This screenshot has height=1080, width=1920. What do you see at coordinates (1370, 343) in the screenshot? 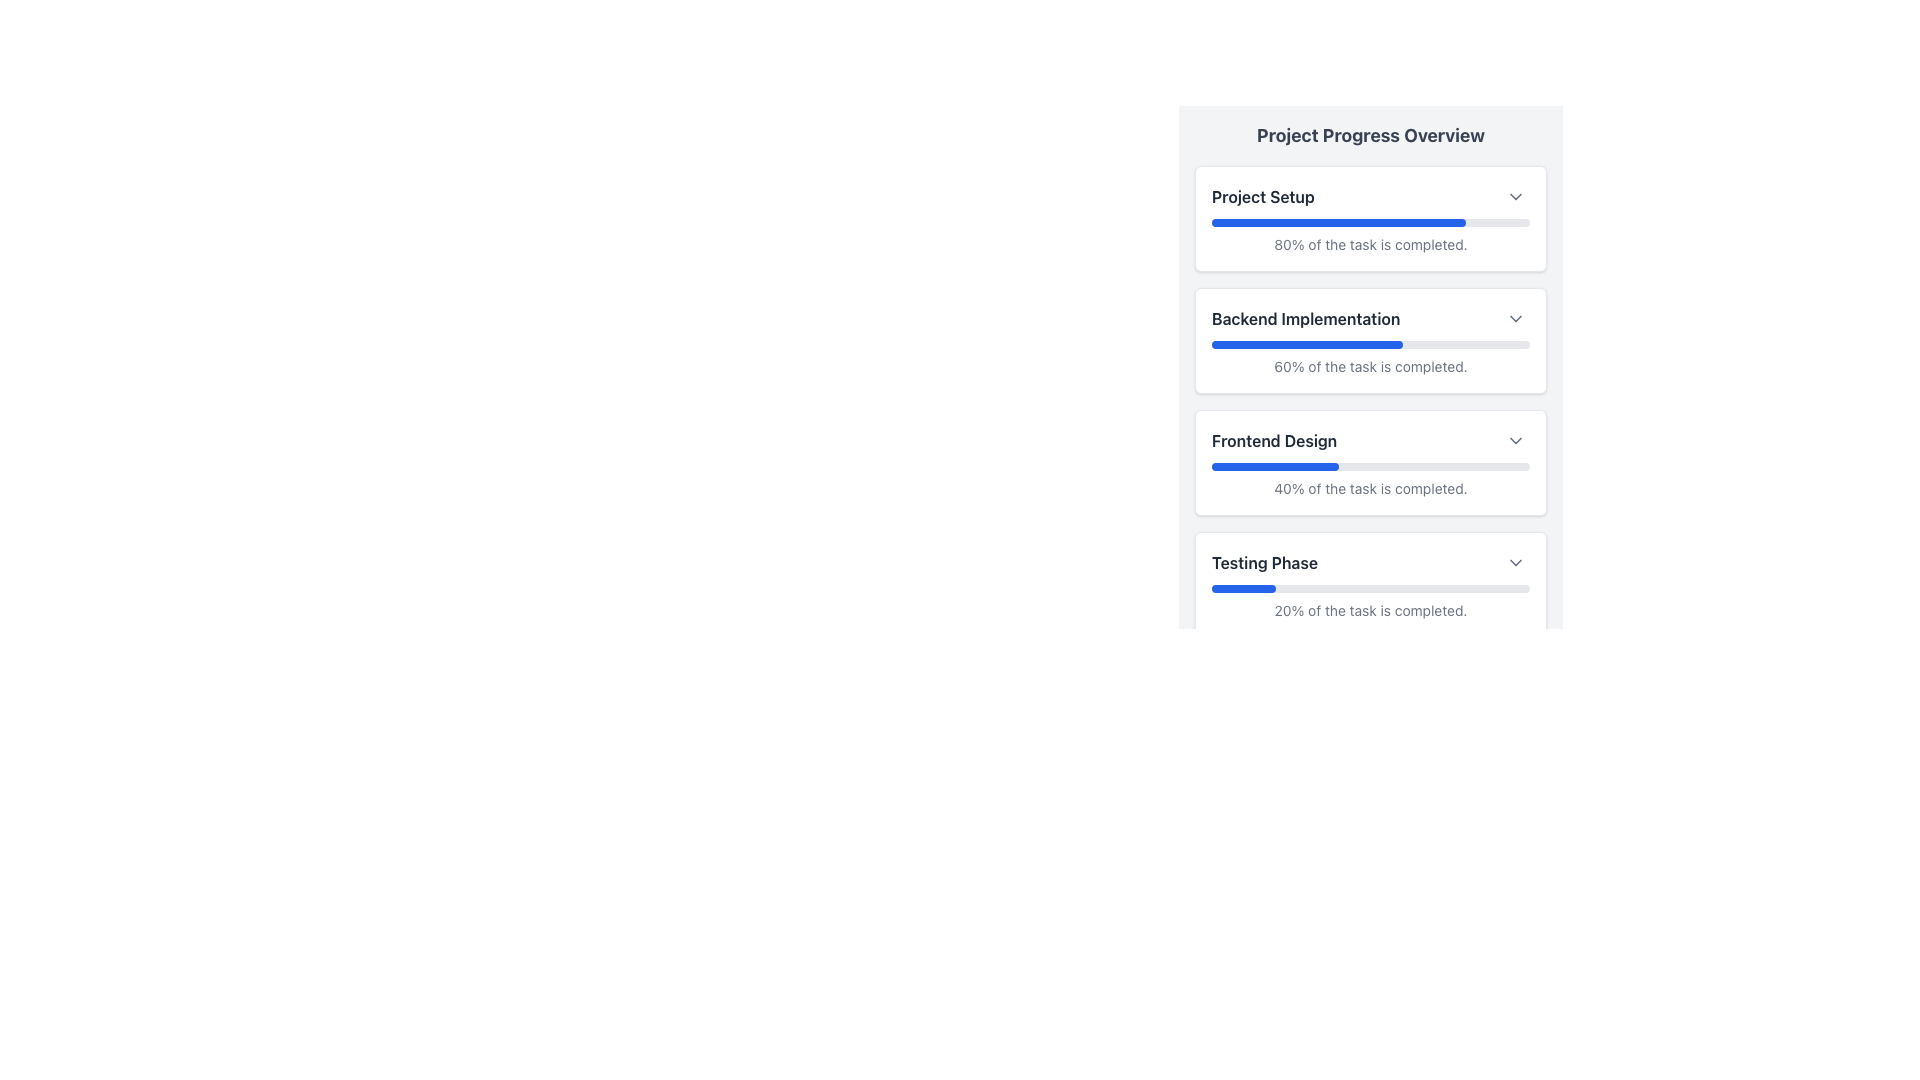
I see `the Progress Bar indicating 60% completion within the 'Backend Implementation' card, located in the second position of the vertically stacked list of cards` at bounding box center [1370, 343].